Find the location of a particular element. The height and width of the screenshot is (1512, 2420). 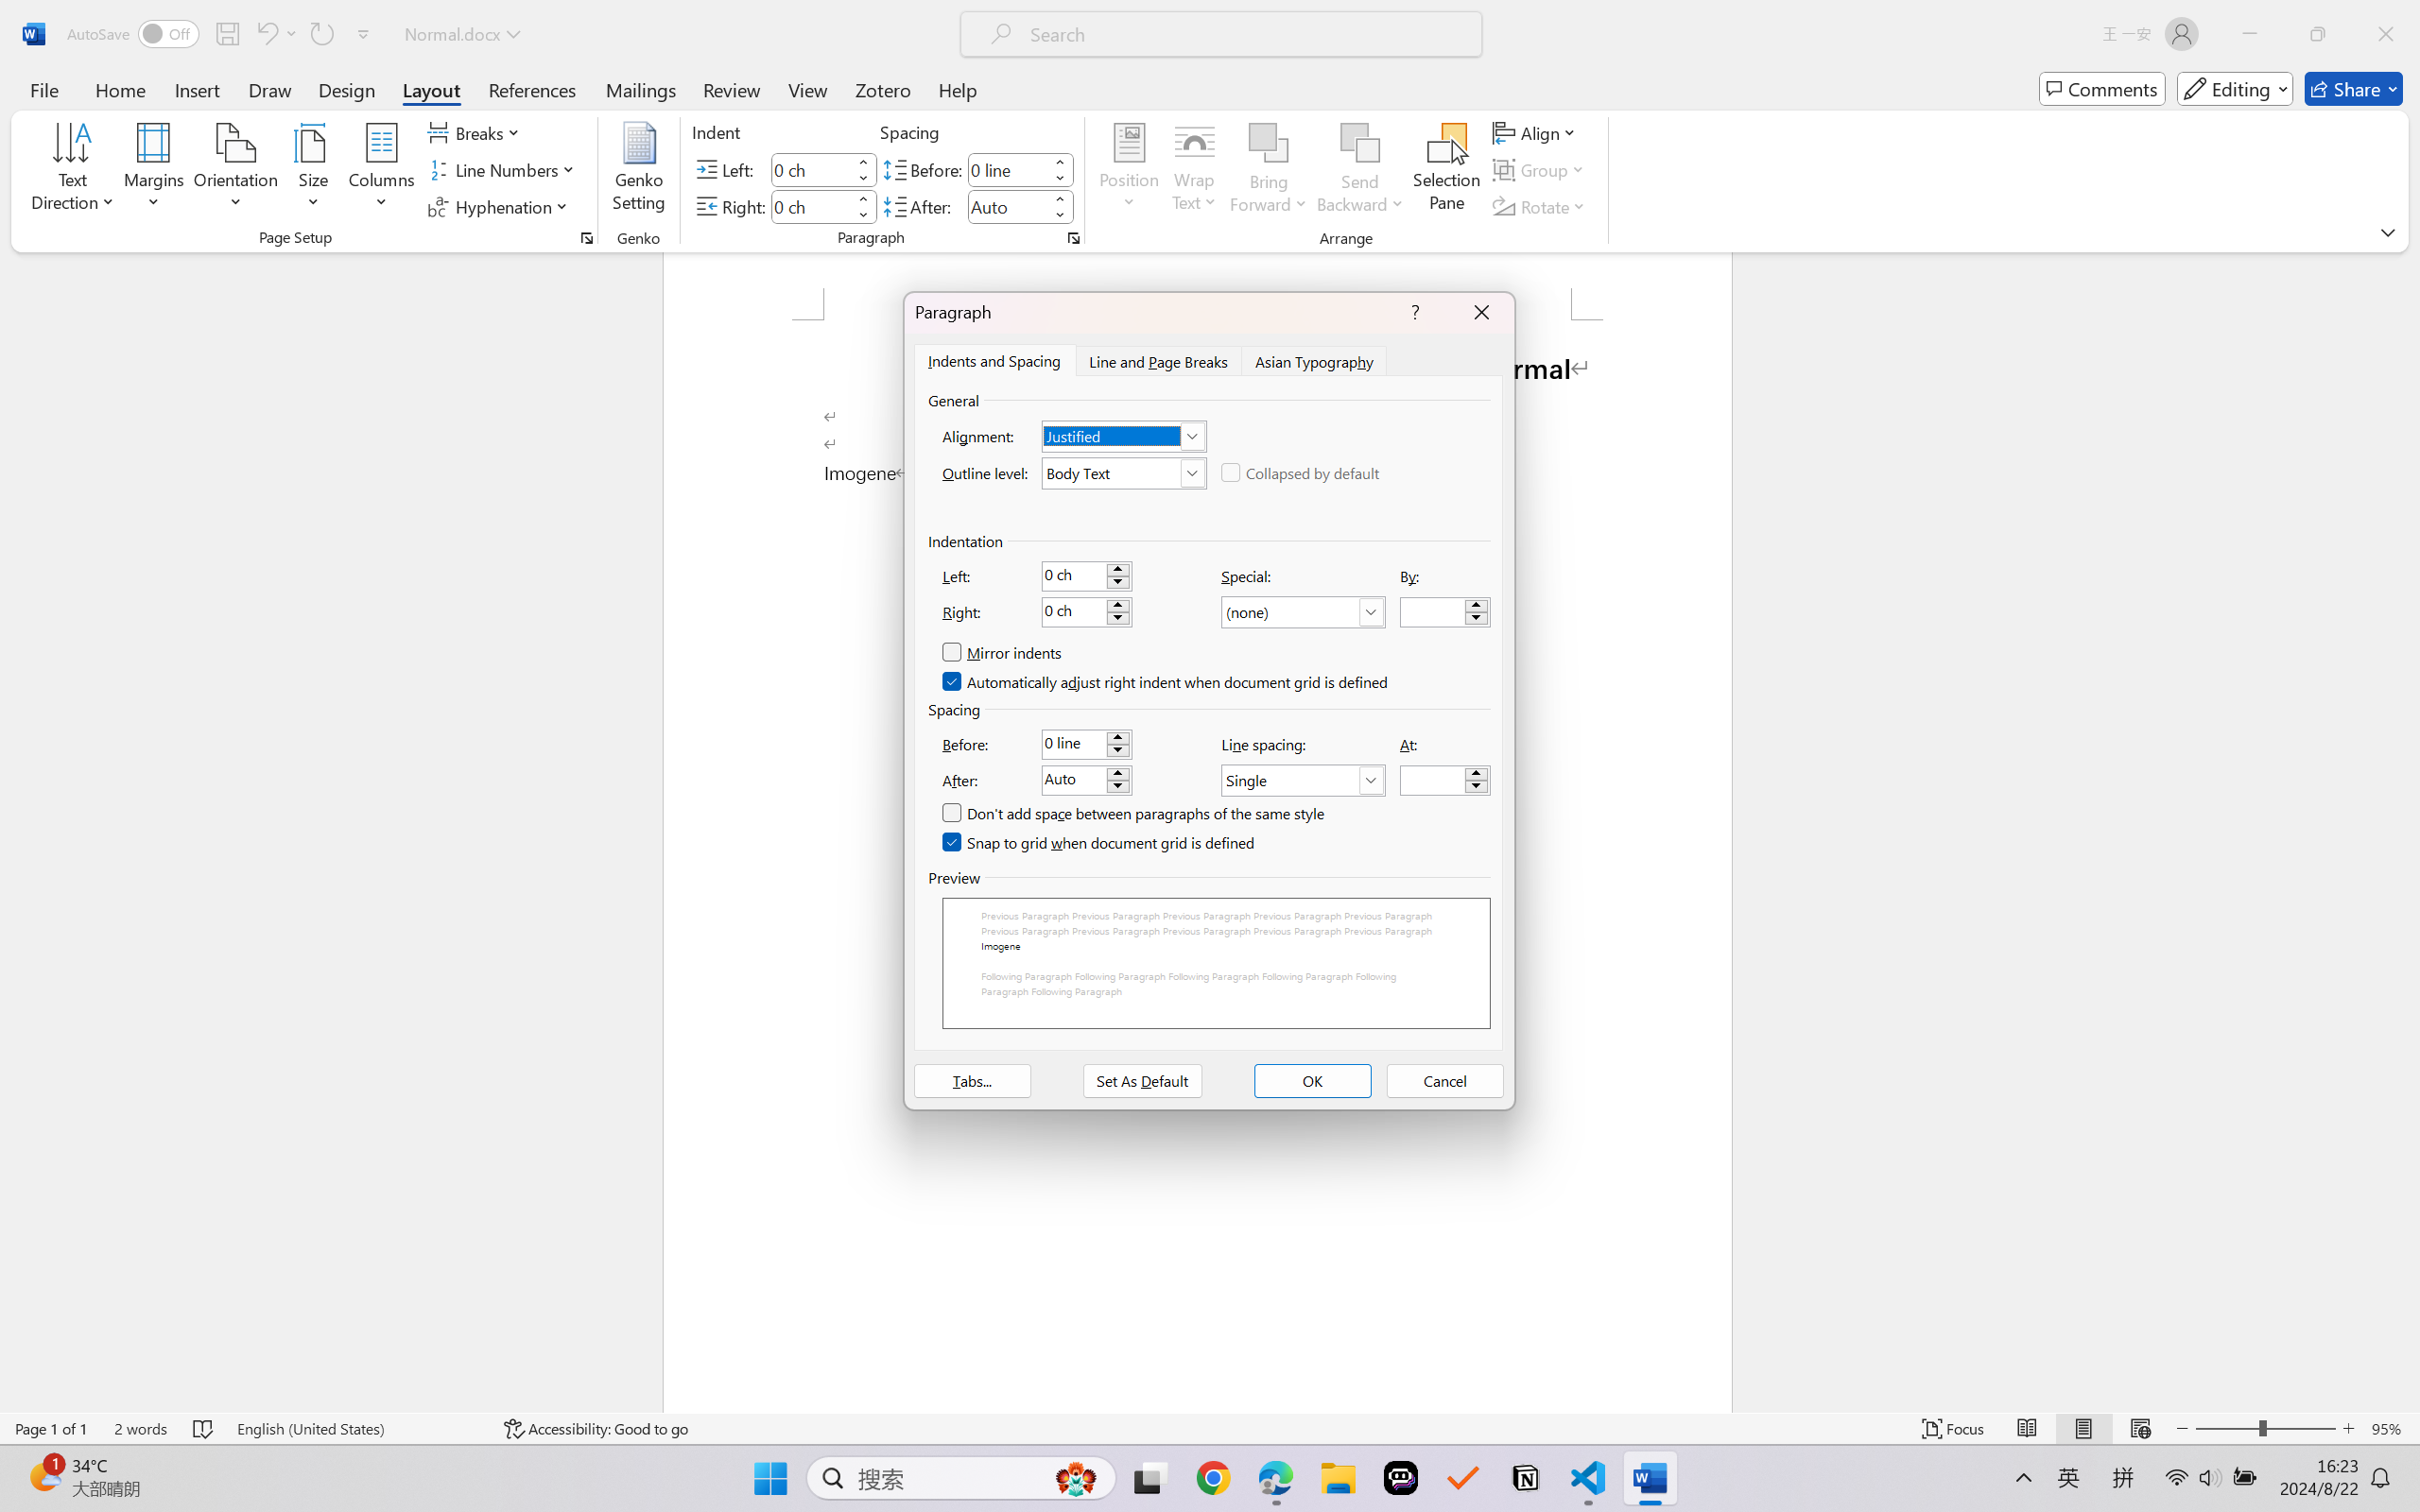

'Undo Paragraph Formatting' is located at coordinates (265, 33).